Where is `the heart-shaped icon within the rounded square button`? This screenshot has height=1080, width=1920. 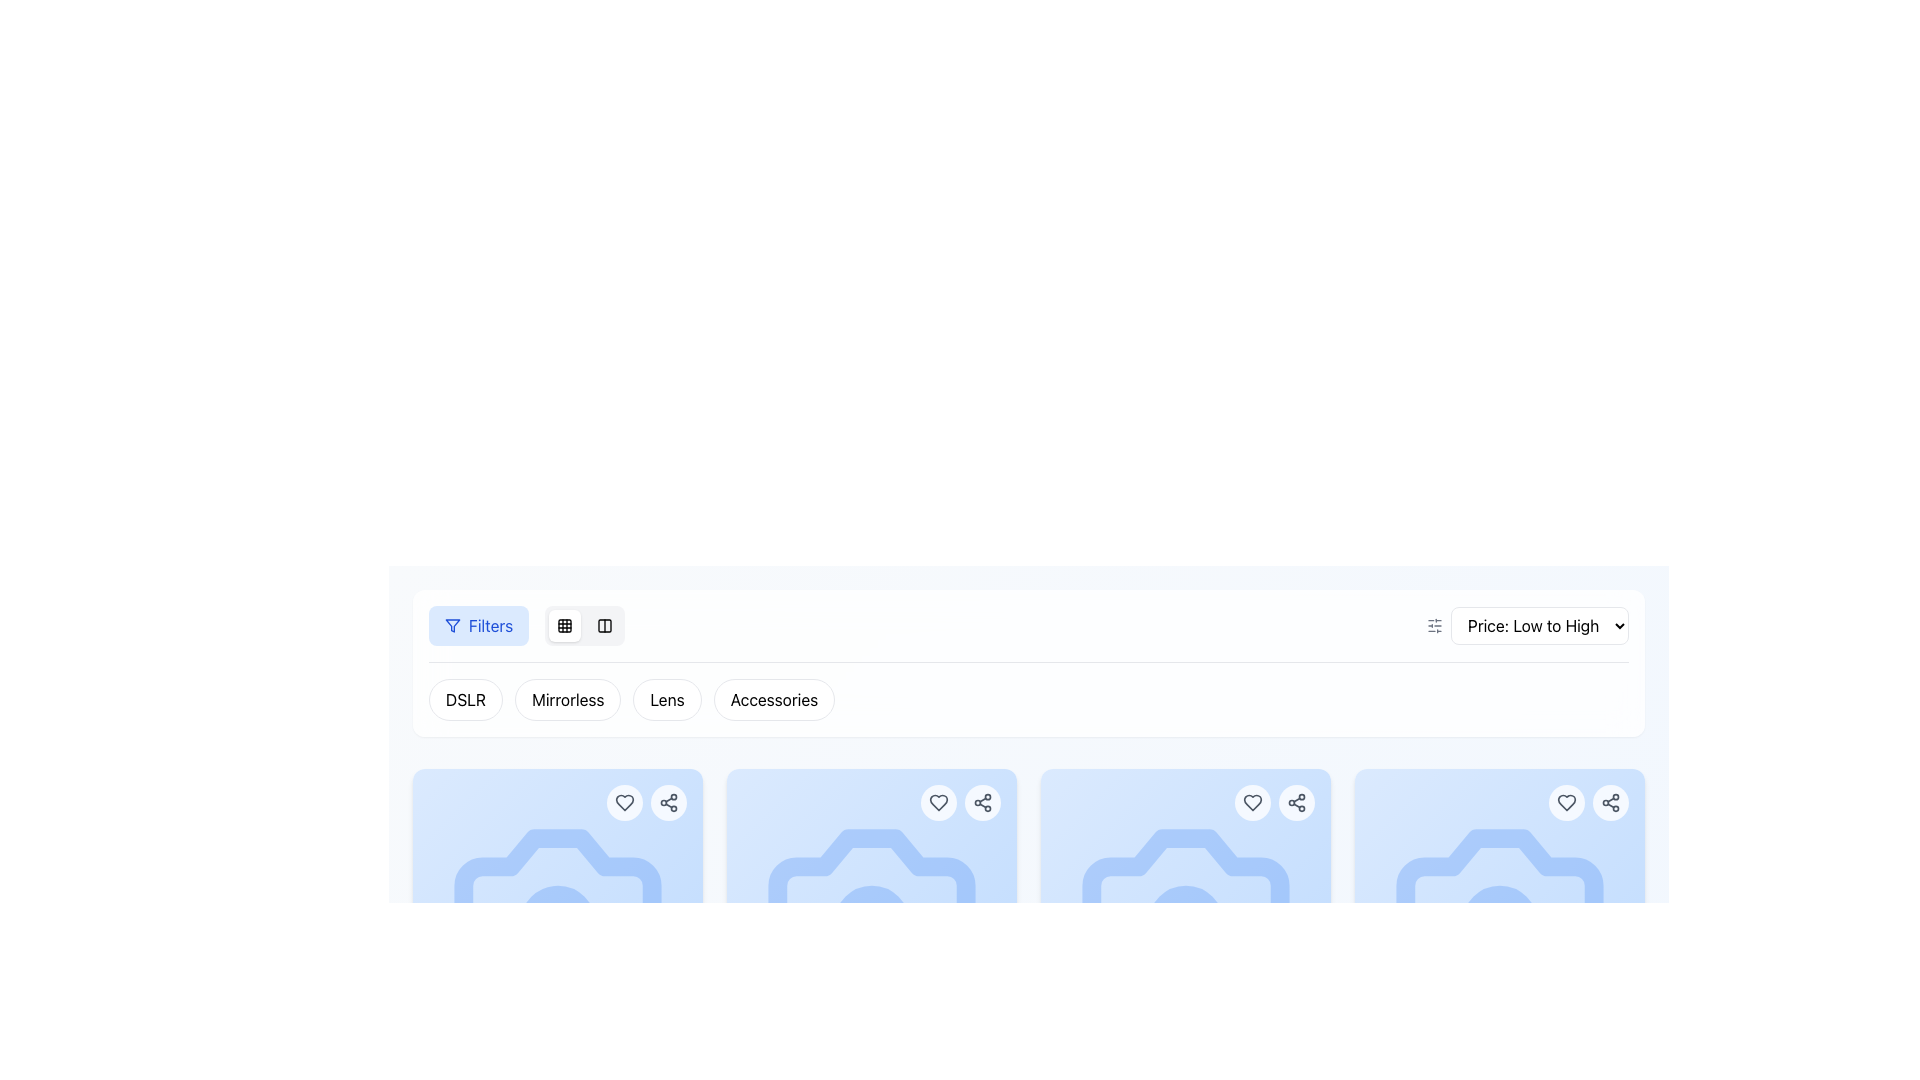
the heart-shaped icon within the rounded square button is located at coordinates (623, 801).